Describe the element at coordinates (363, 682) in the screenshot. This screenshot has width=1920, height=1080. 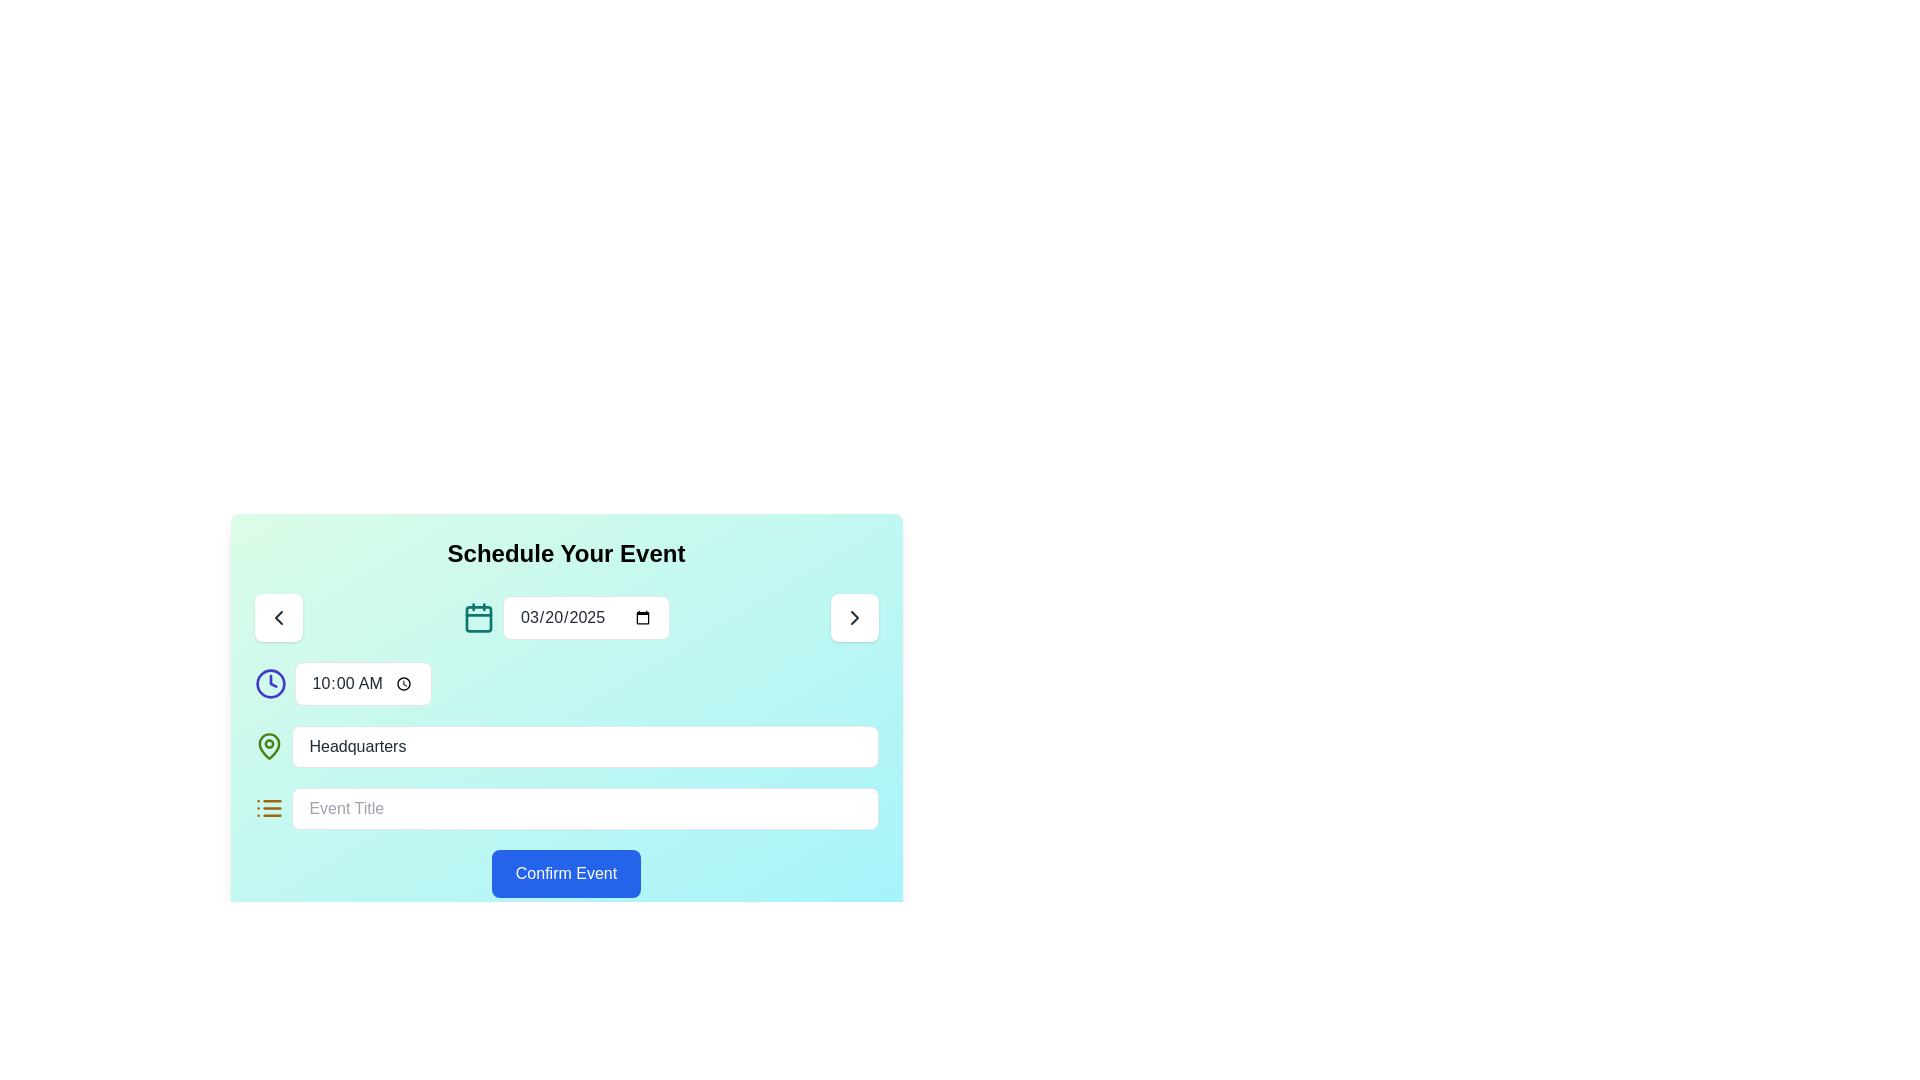
I see `the Time input field element, which is a rectangular input field displaying '10:00 AM' and positioned next to a clock icon` at that location.